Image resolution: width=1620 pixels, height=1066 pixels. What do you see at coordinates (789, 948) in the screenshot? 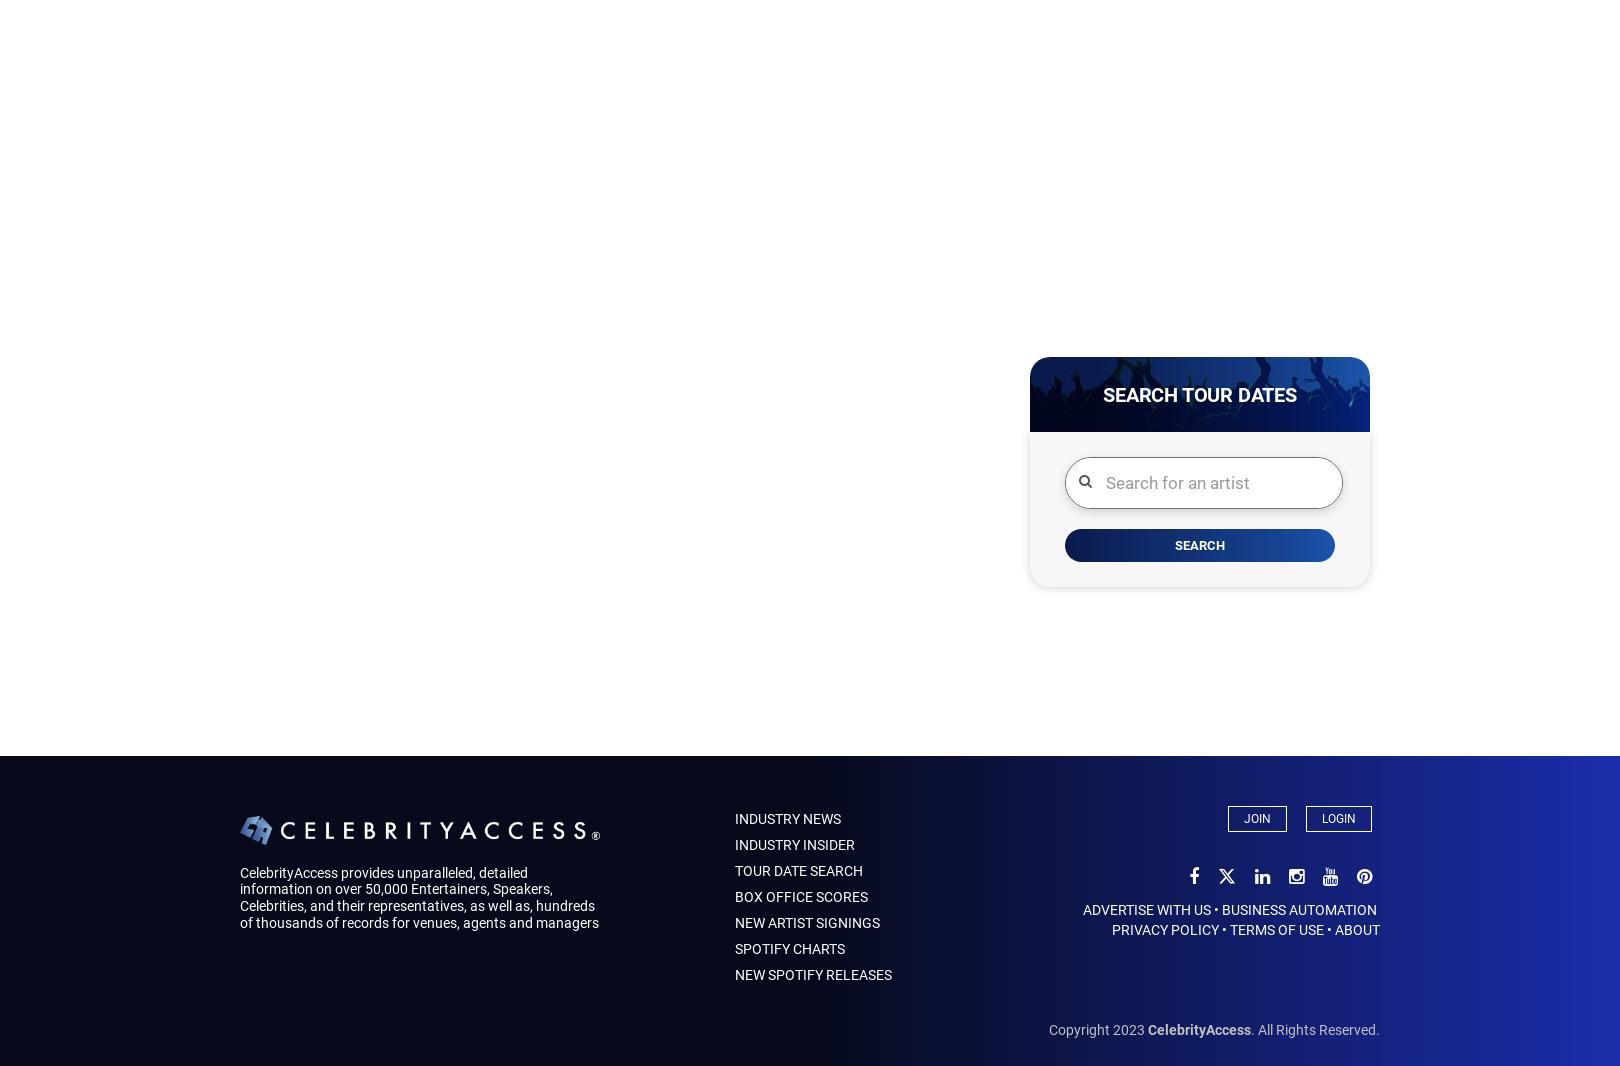
I see `'Spotify Charts'` at bounding box center [789, 948].